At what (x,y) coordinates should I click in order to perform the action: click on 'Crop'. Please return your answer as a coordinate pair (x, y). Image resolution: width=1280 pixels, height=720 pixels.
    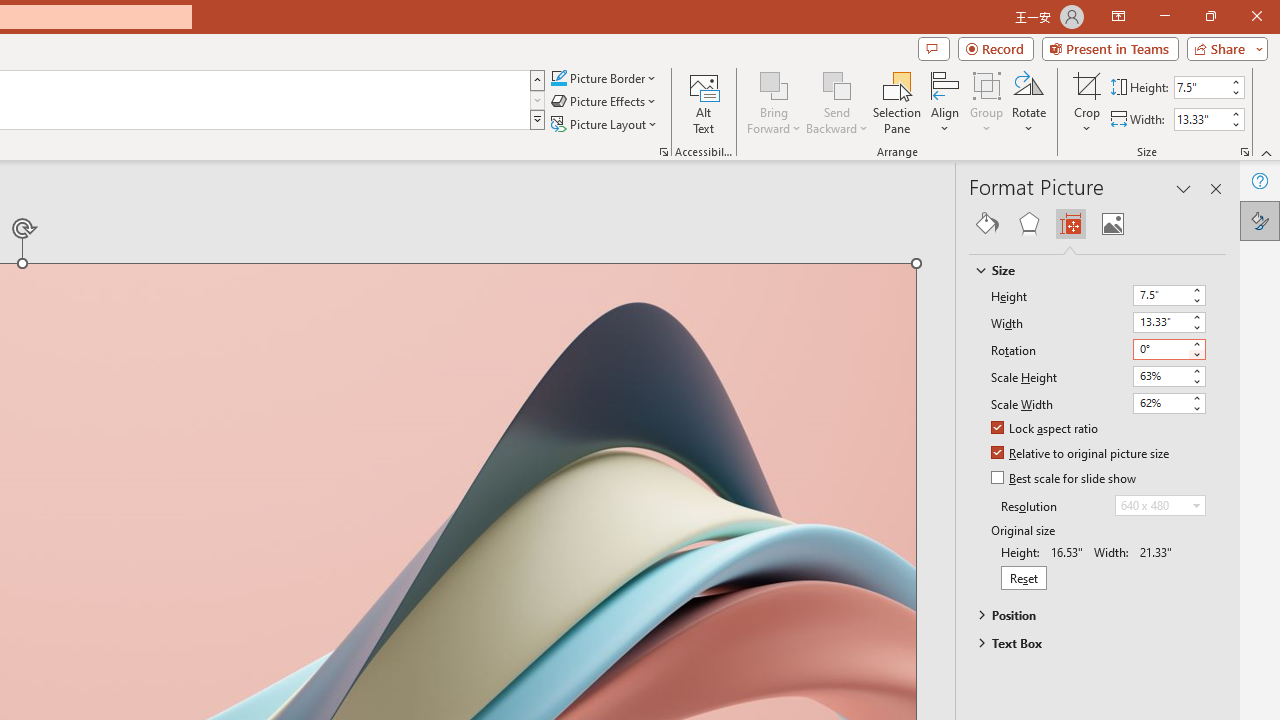
    Looking at the image, I should click on (1086, 103).